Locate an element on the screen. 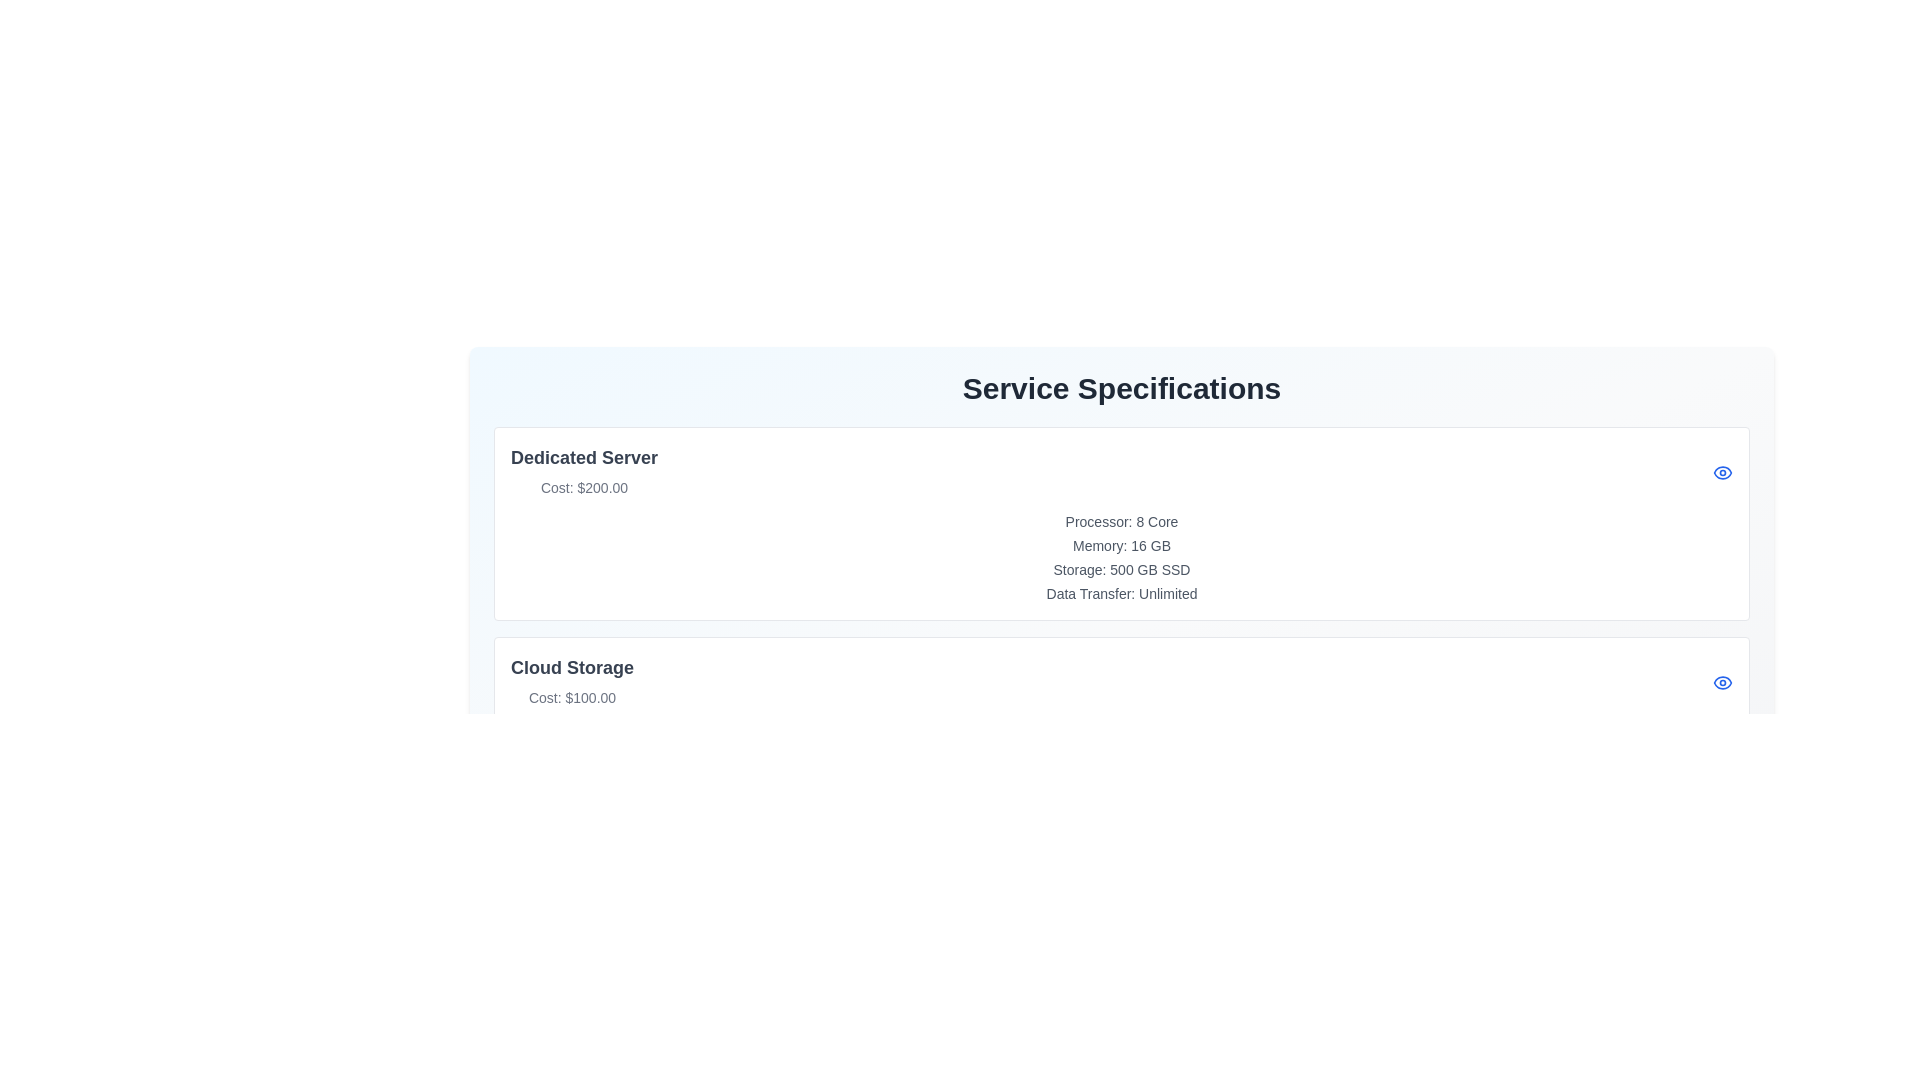 The height and width of the screenshot is (1080, 1920). the eye-shaped icon in the 'Dedicated Server' section to receive more information about visibility features is located at coordinates (1722, 471).